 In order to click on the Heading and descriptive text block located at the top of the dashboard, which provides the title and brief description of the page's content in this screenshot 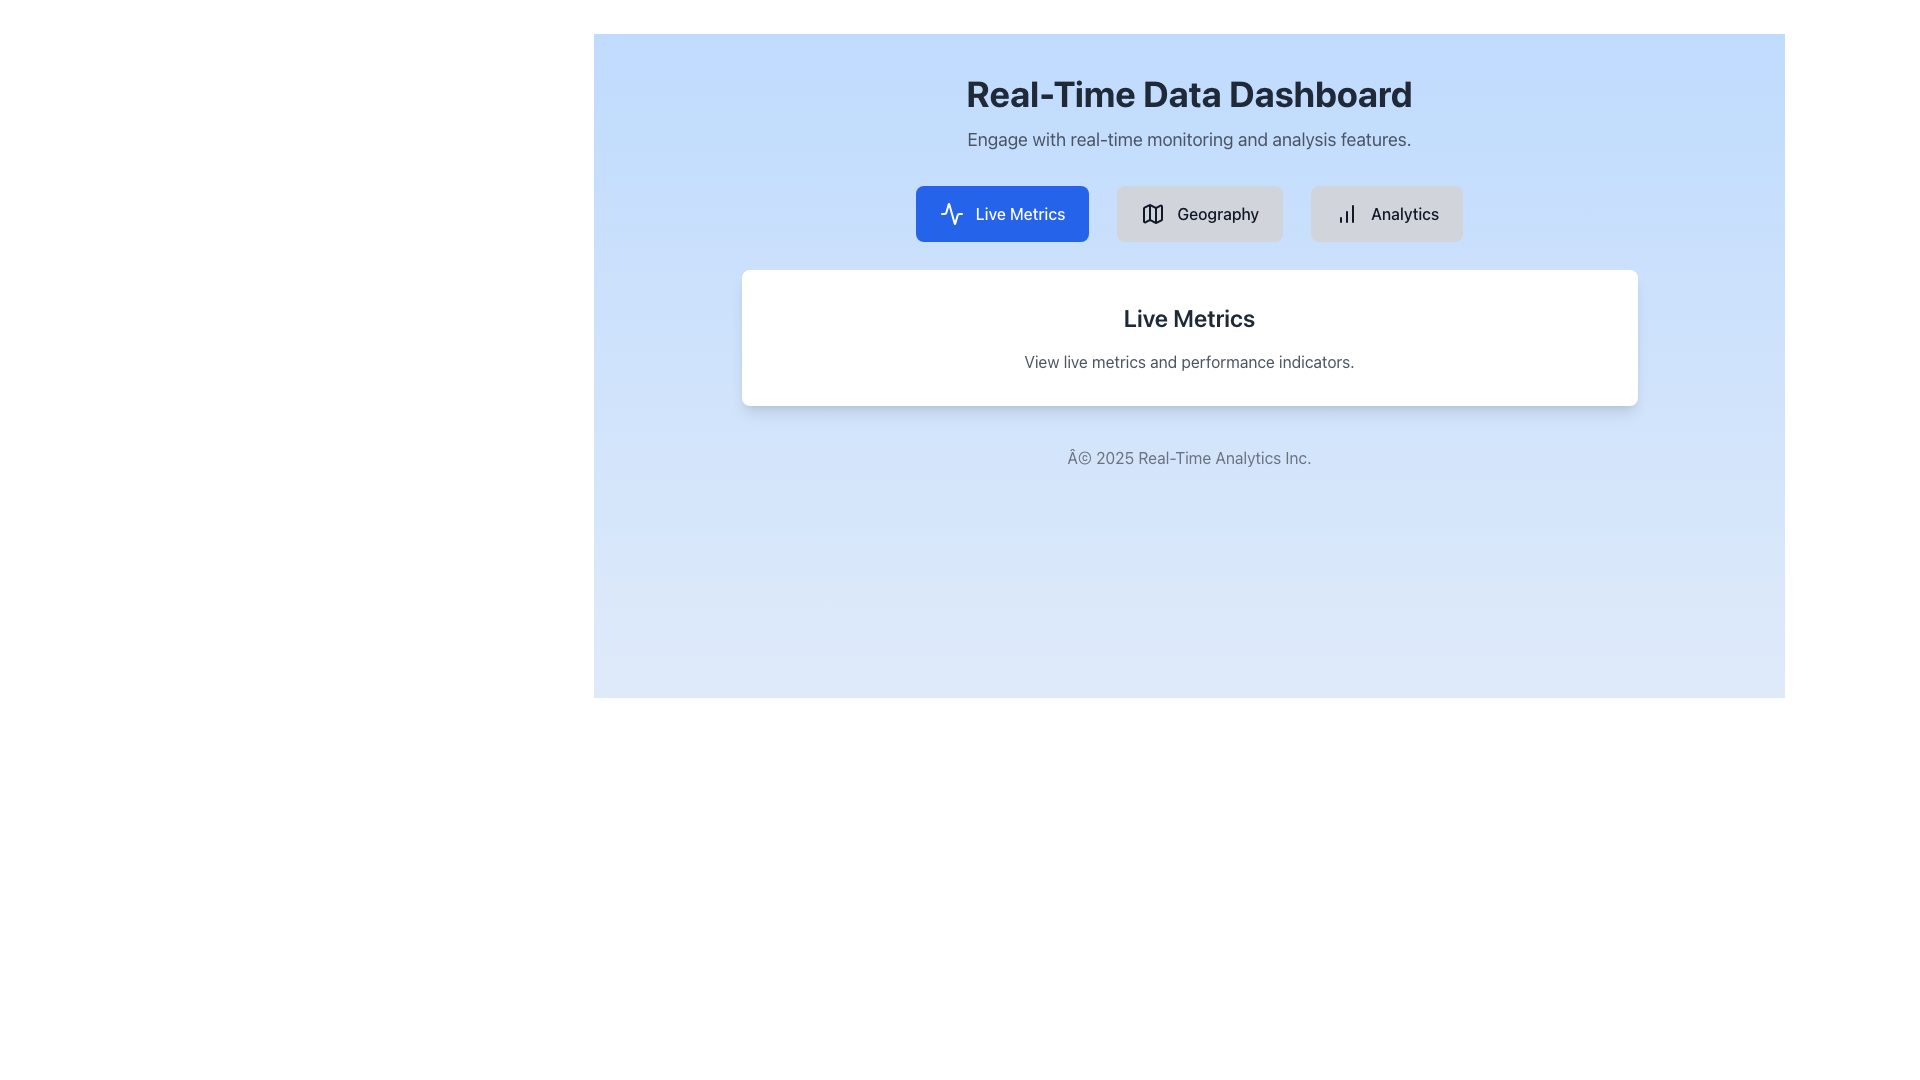, I will do `click(1189, 114)`.